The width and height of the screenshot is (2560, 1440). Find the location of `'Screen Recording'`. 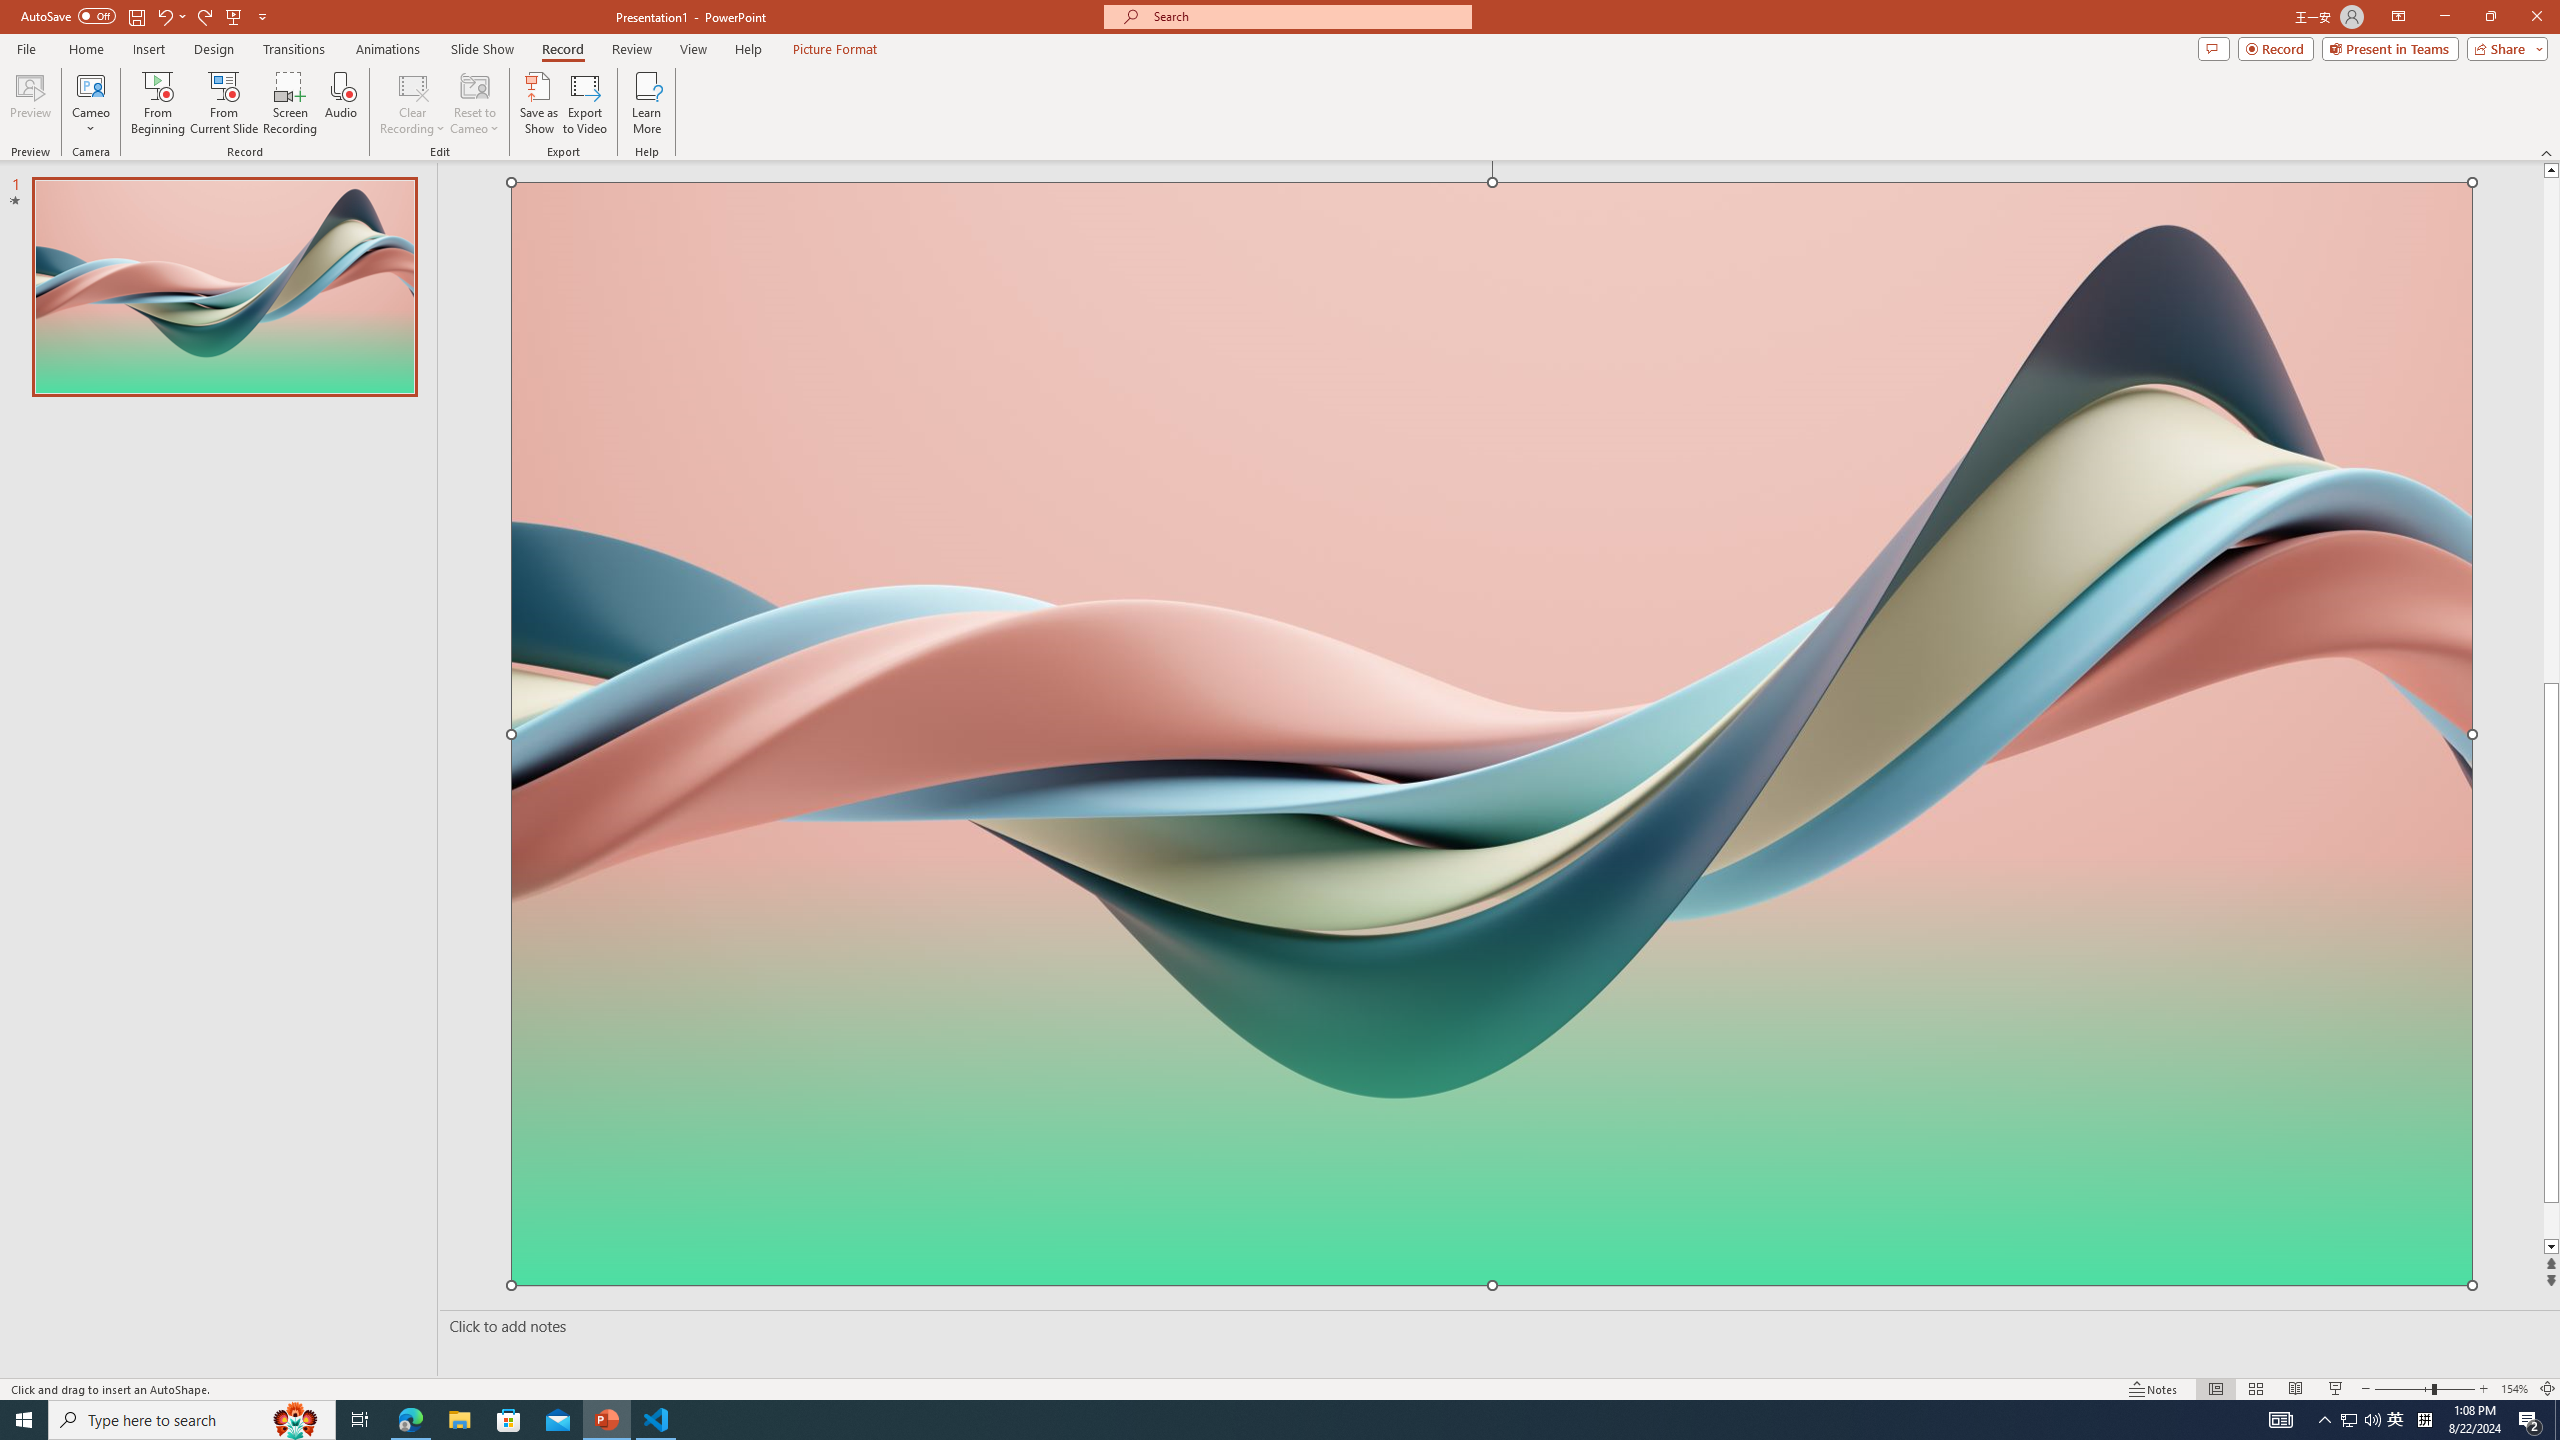

'Screen Recording' is located at coordinates (289, 103).